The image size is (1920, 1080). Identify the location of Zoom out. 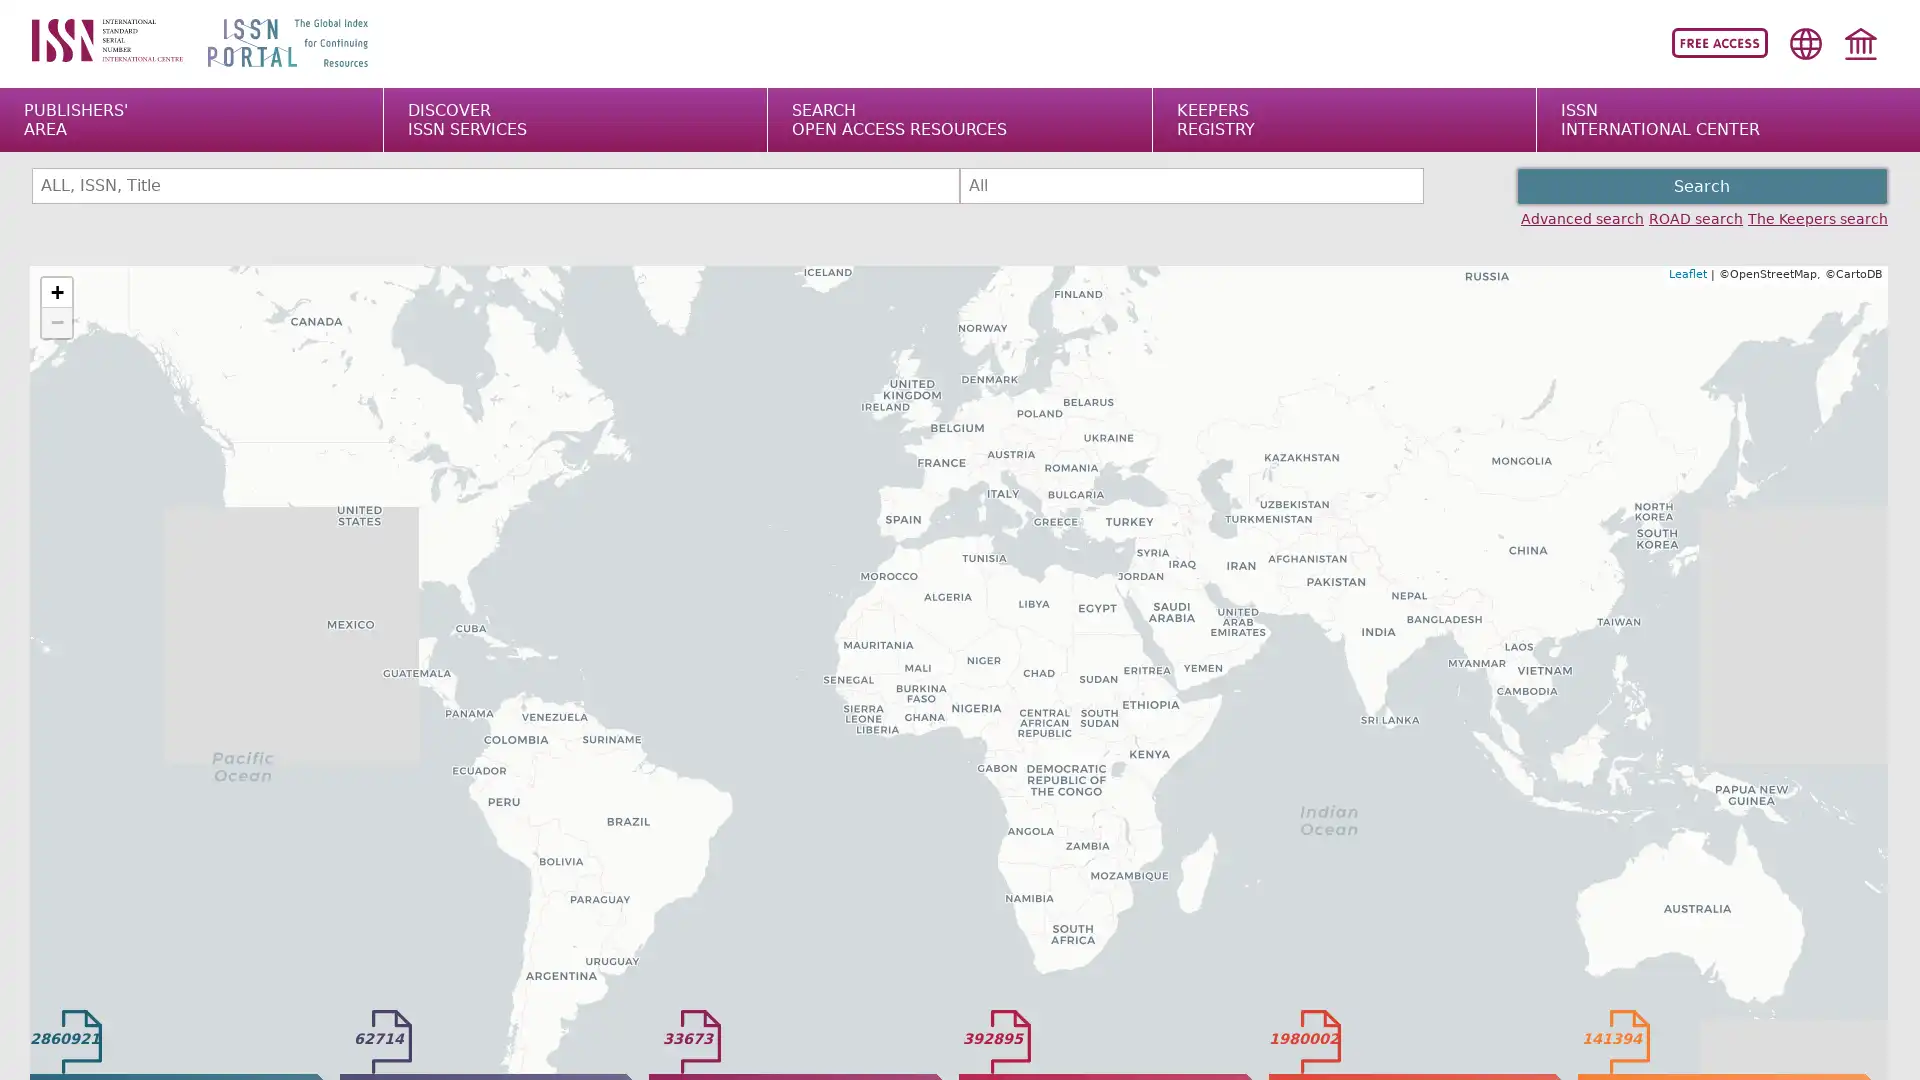
(57, 322).